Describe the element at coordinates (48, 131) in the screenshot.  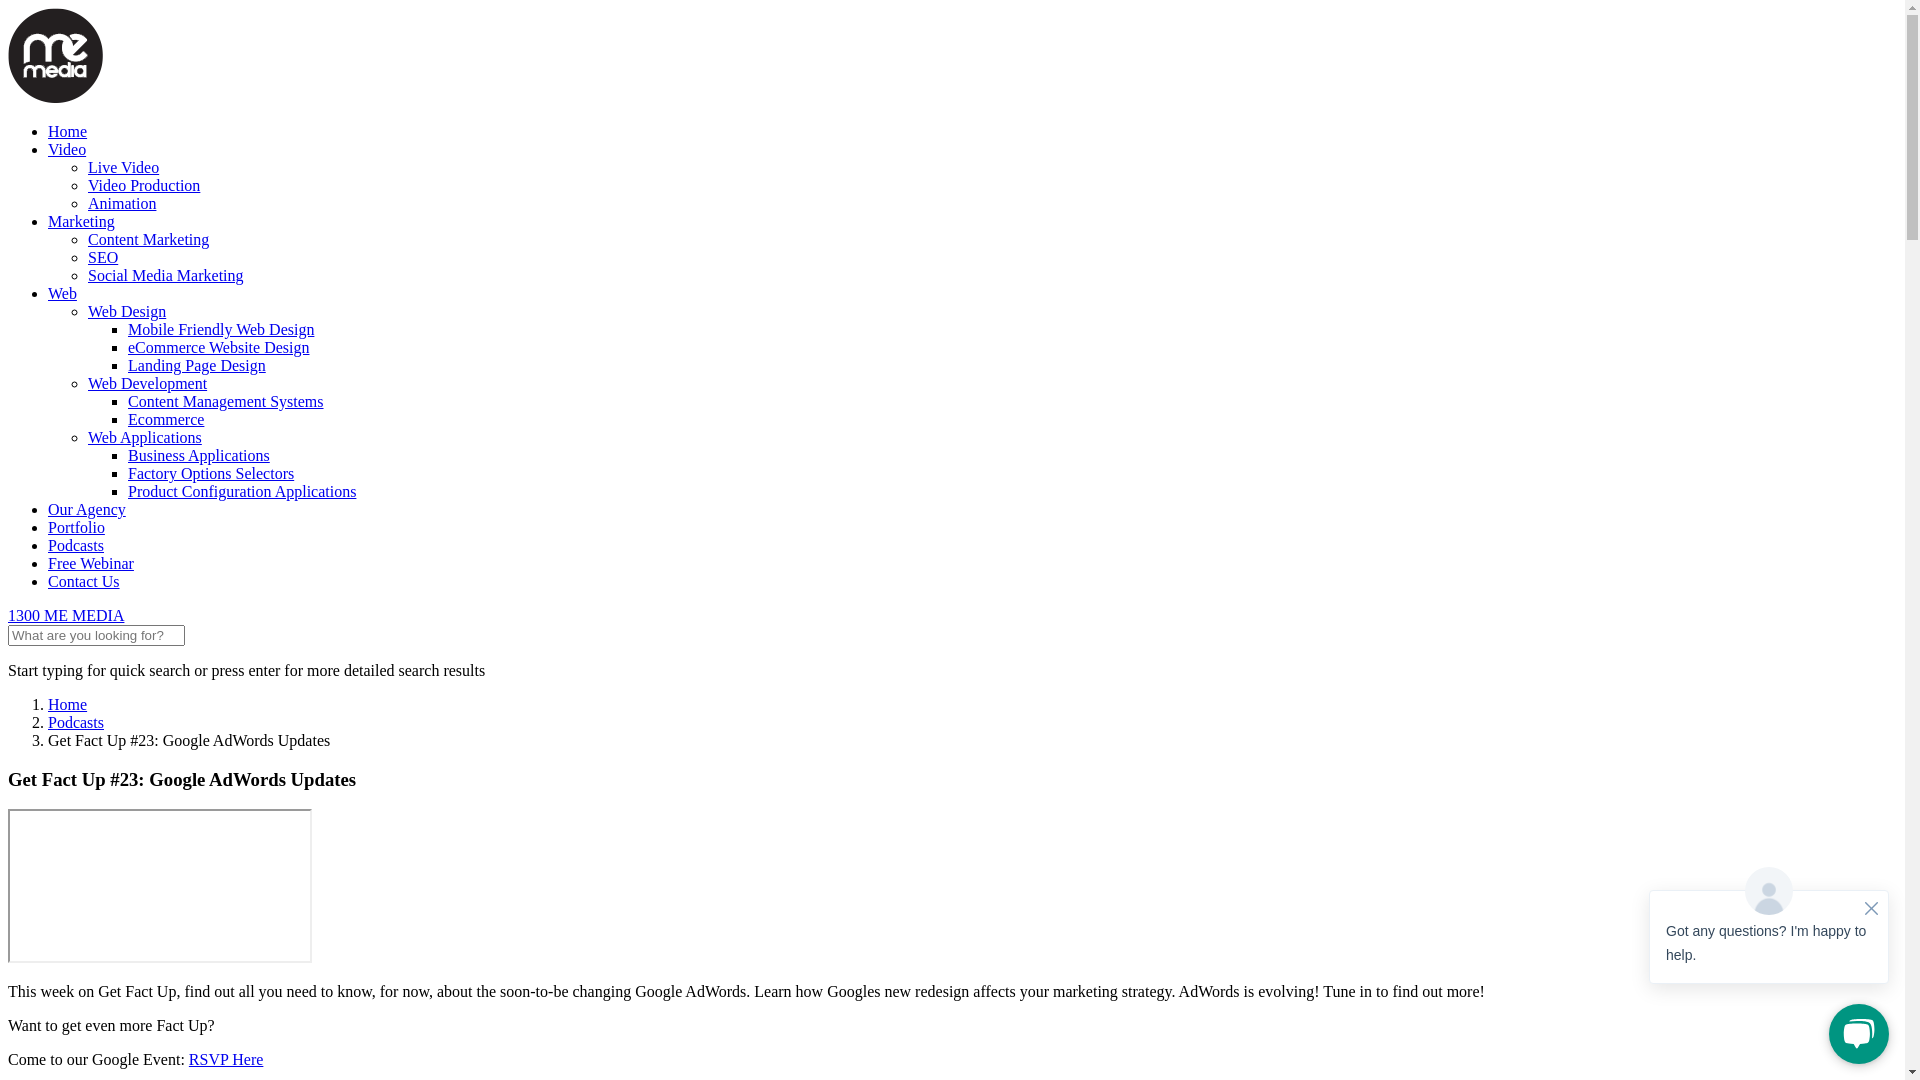
I see `'Home'` at that location.